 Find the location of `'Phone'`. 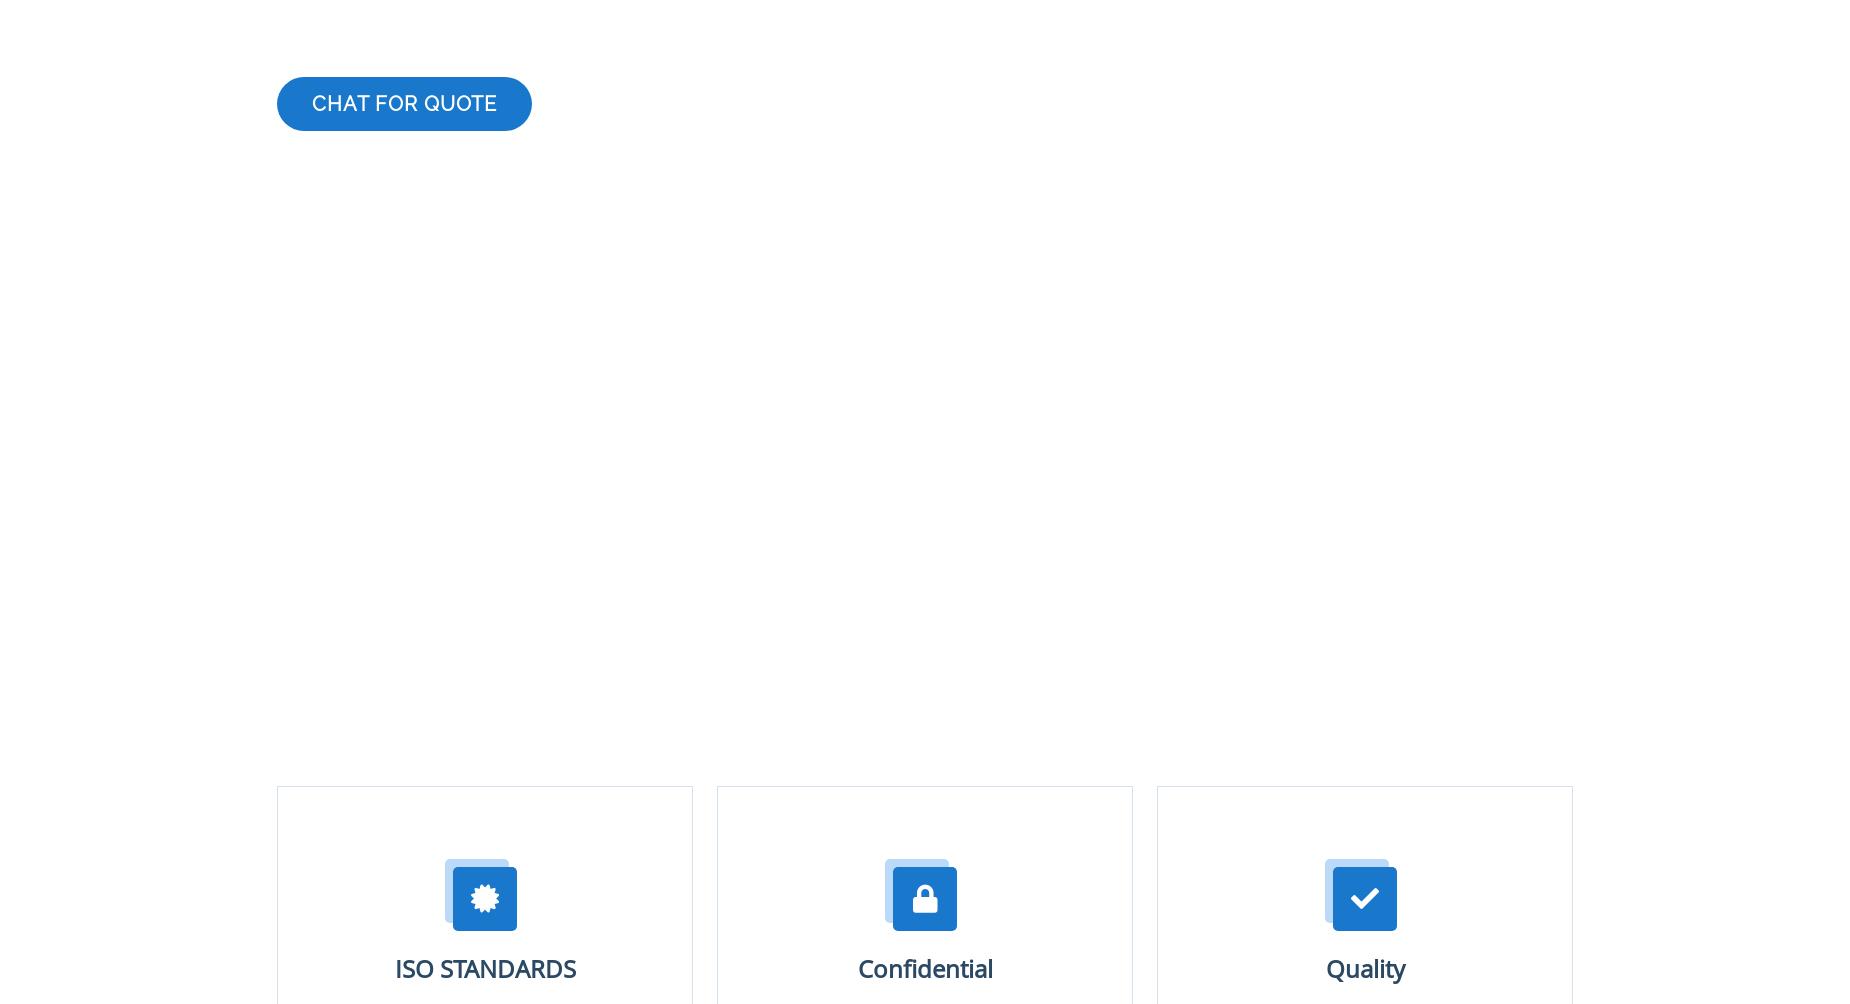

'Phone' is located at coordinates (850, 657).